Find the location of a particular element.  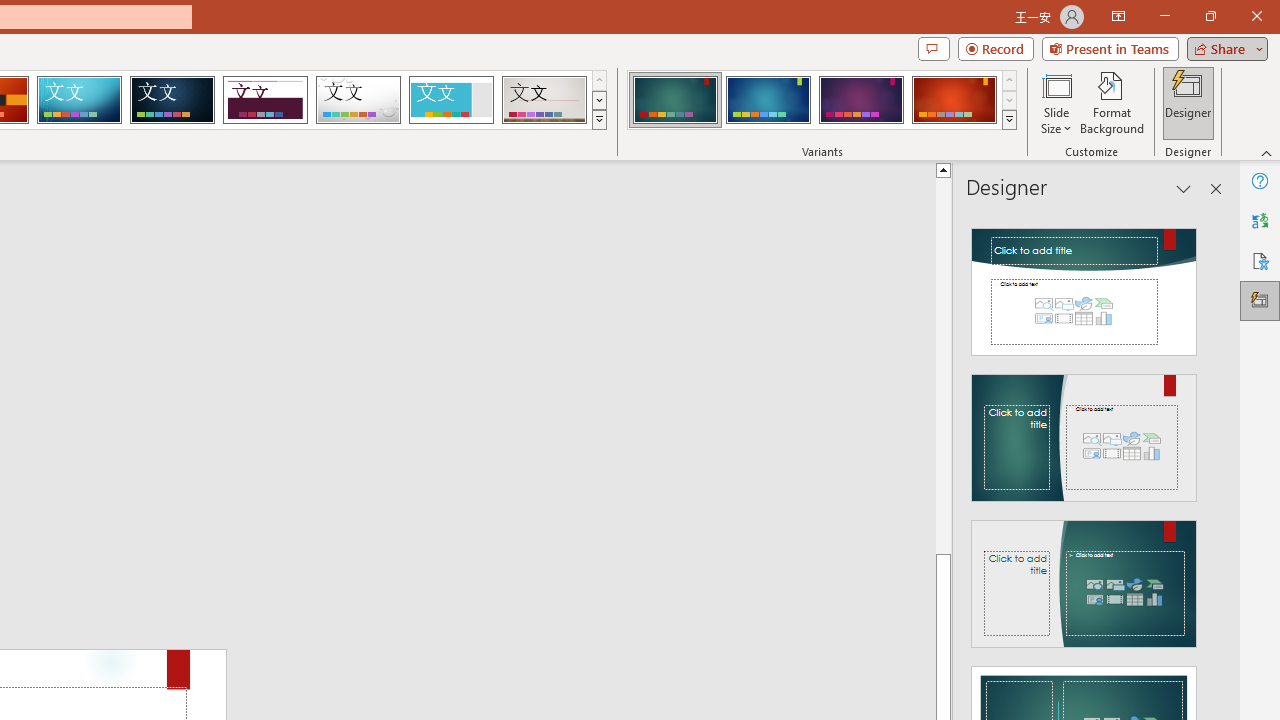

'Ion Variant 4' is located at coordinates (953, 100).